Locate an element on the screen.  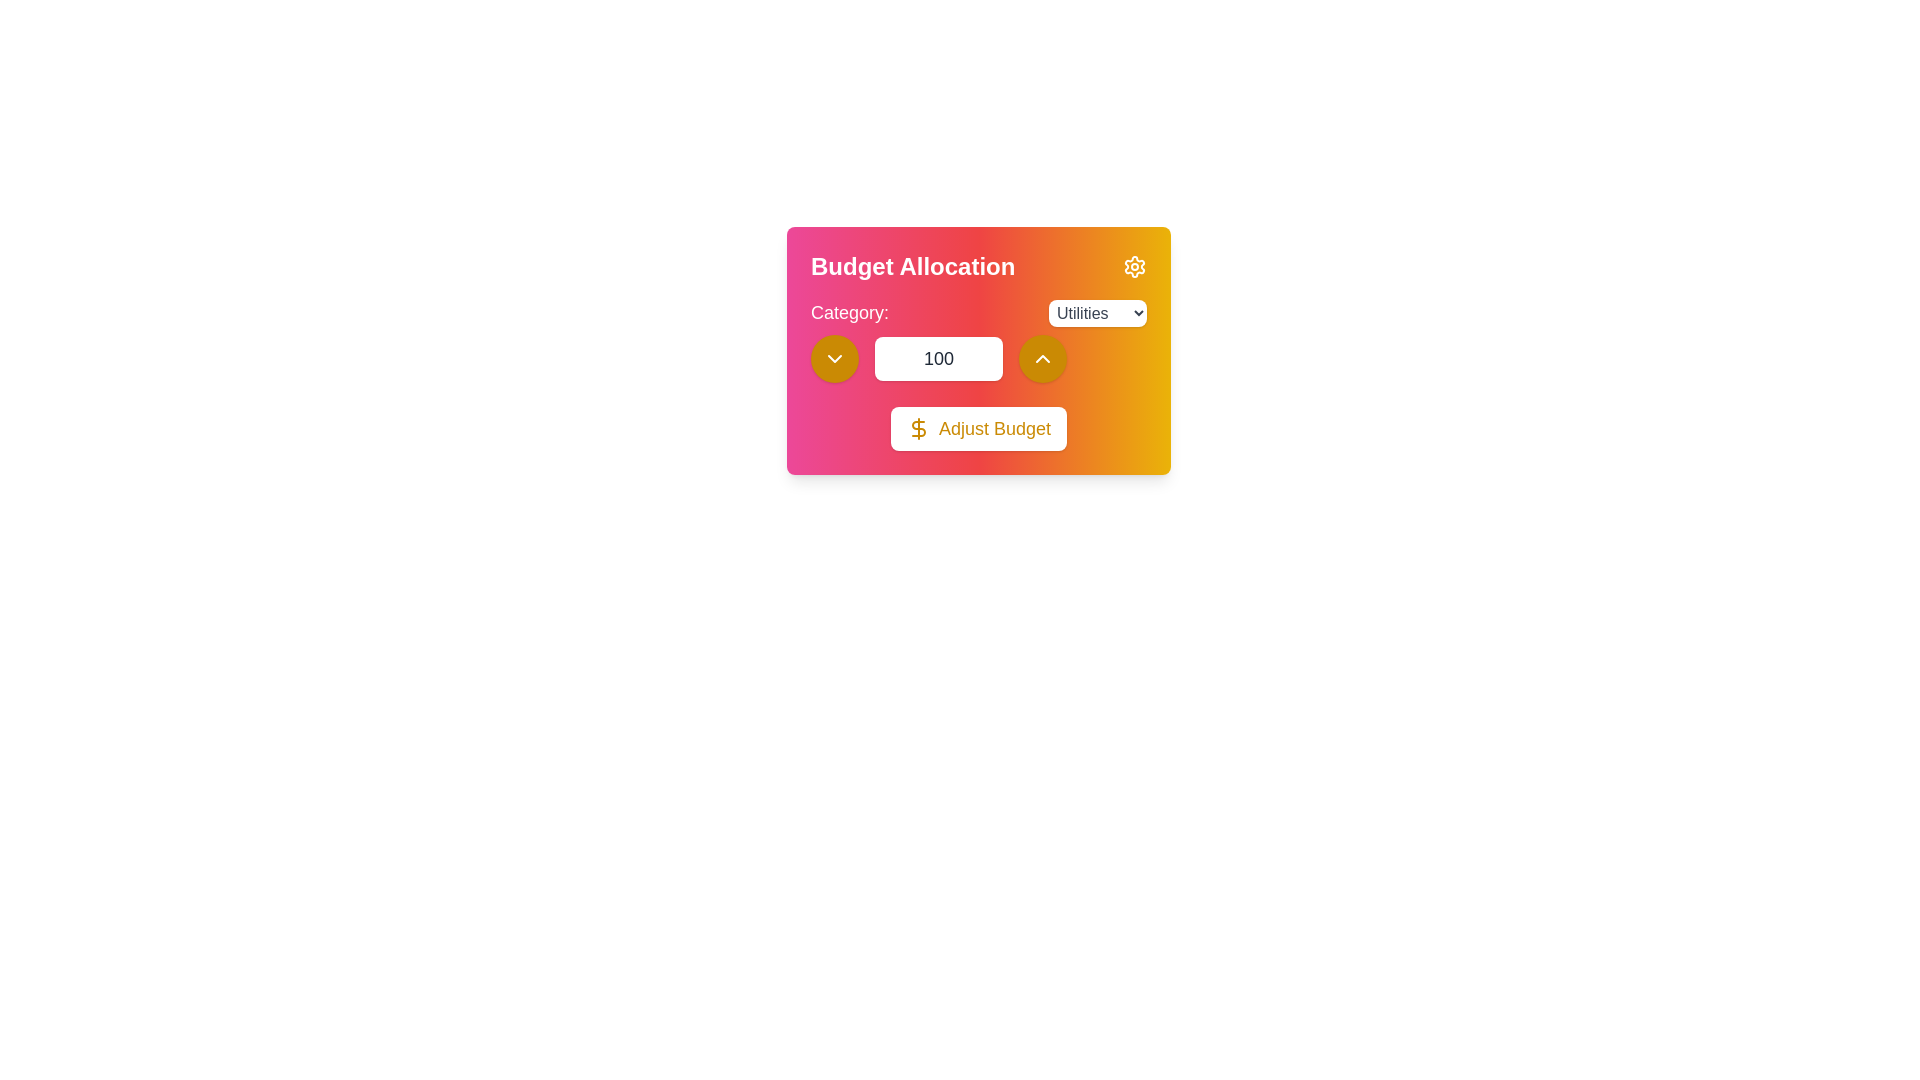
the prominent button labeled 'Adjust Budget' with yellow text and a dollar symbol icon is located at coordinates (979, 427).